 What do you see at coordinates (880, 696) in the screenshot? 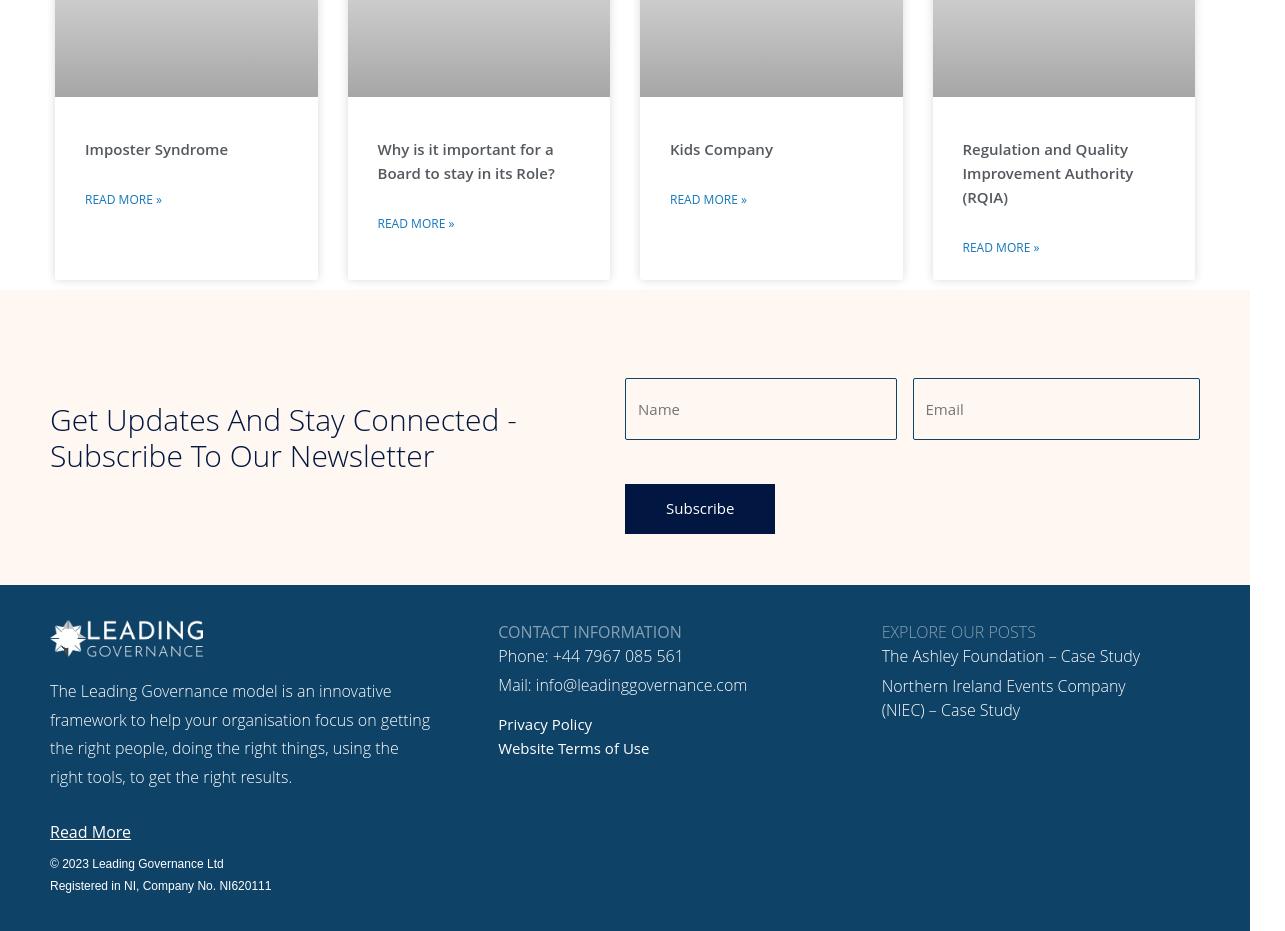
I see `'Northern Ireland Events Company (NIEC) – Case Study'` at bounding box center [880, 696].